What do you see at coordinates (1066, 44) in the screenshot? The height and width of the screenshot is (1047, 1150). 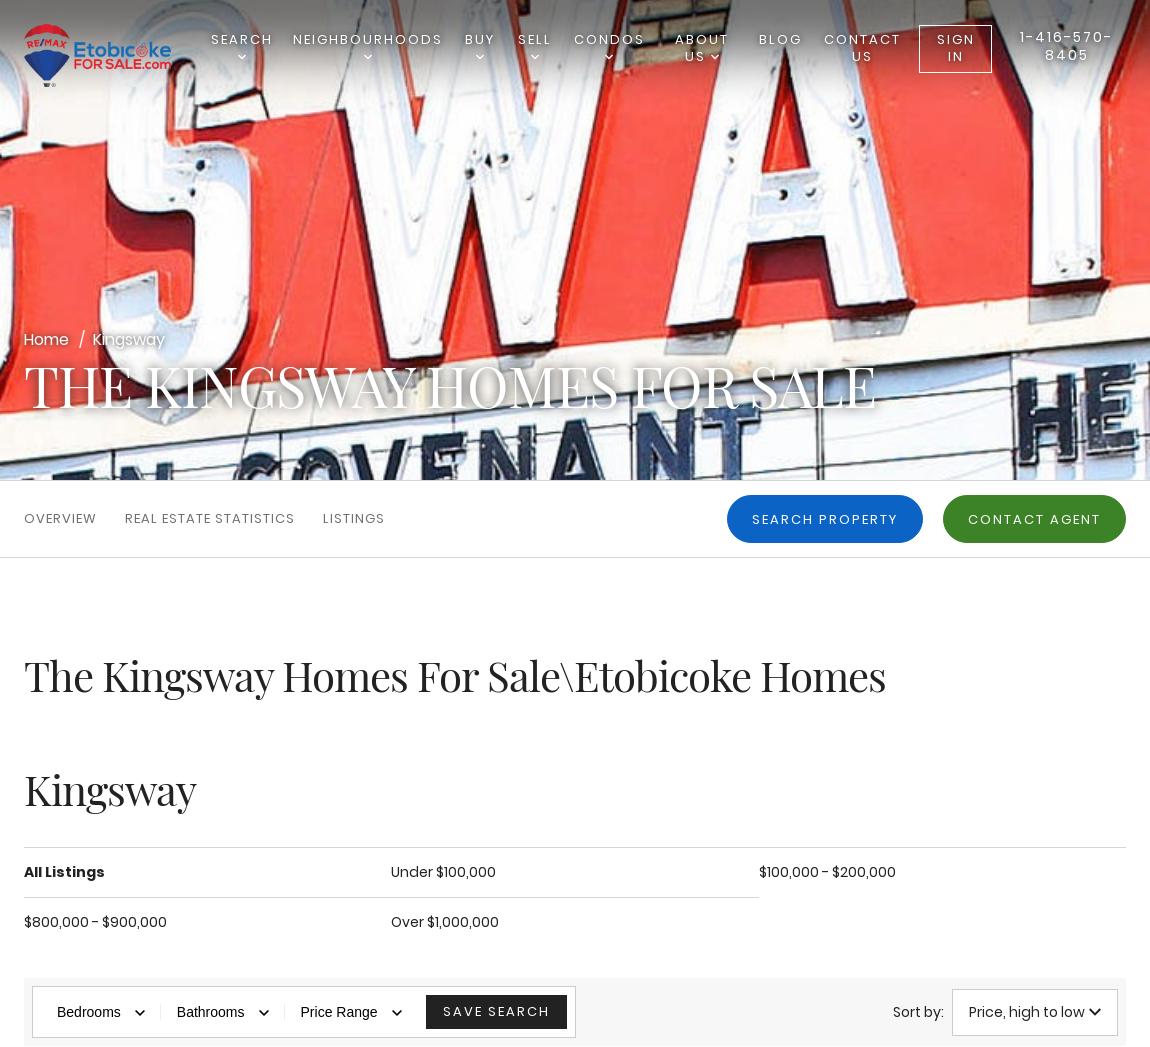 I see `'1-416-570-8405'` at bounding box center [1066, 44].